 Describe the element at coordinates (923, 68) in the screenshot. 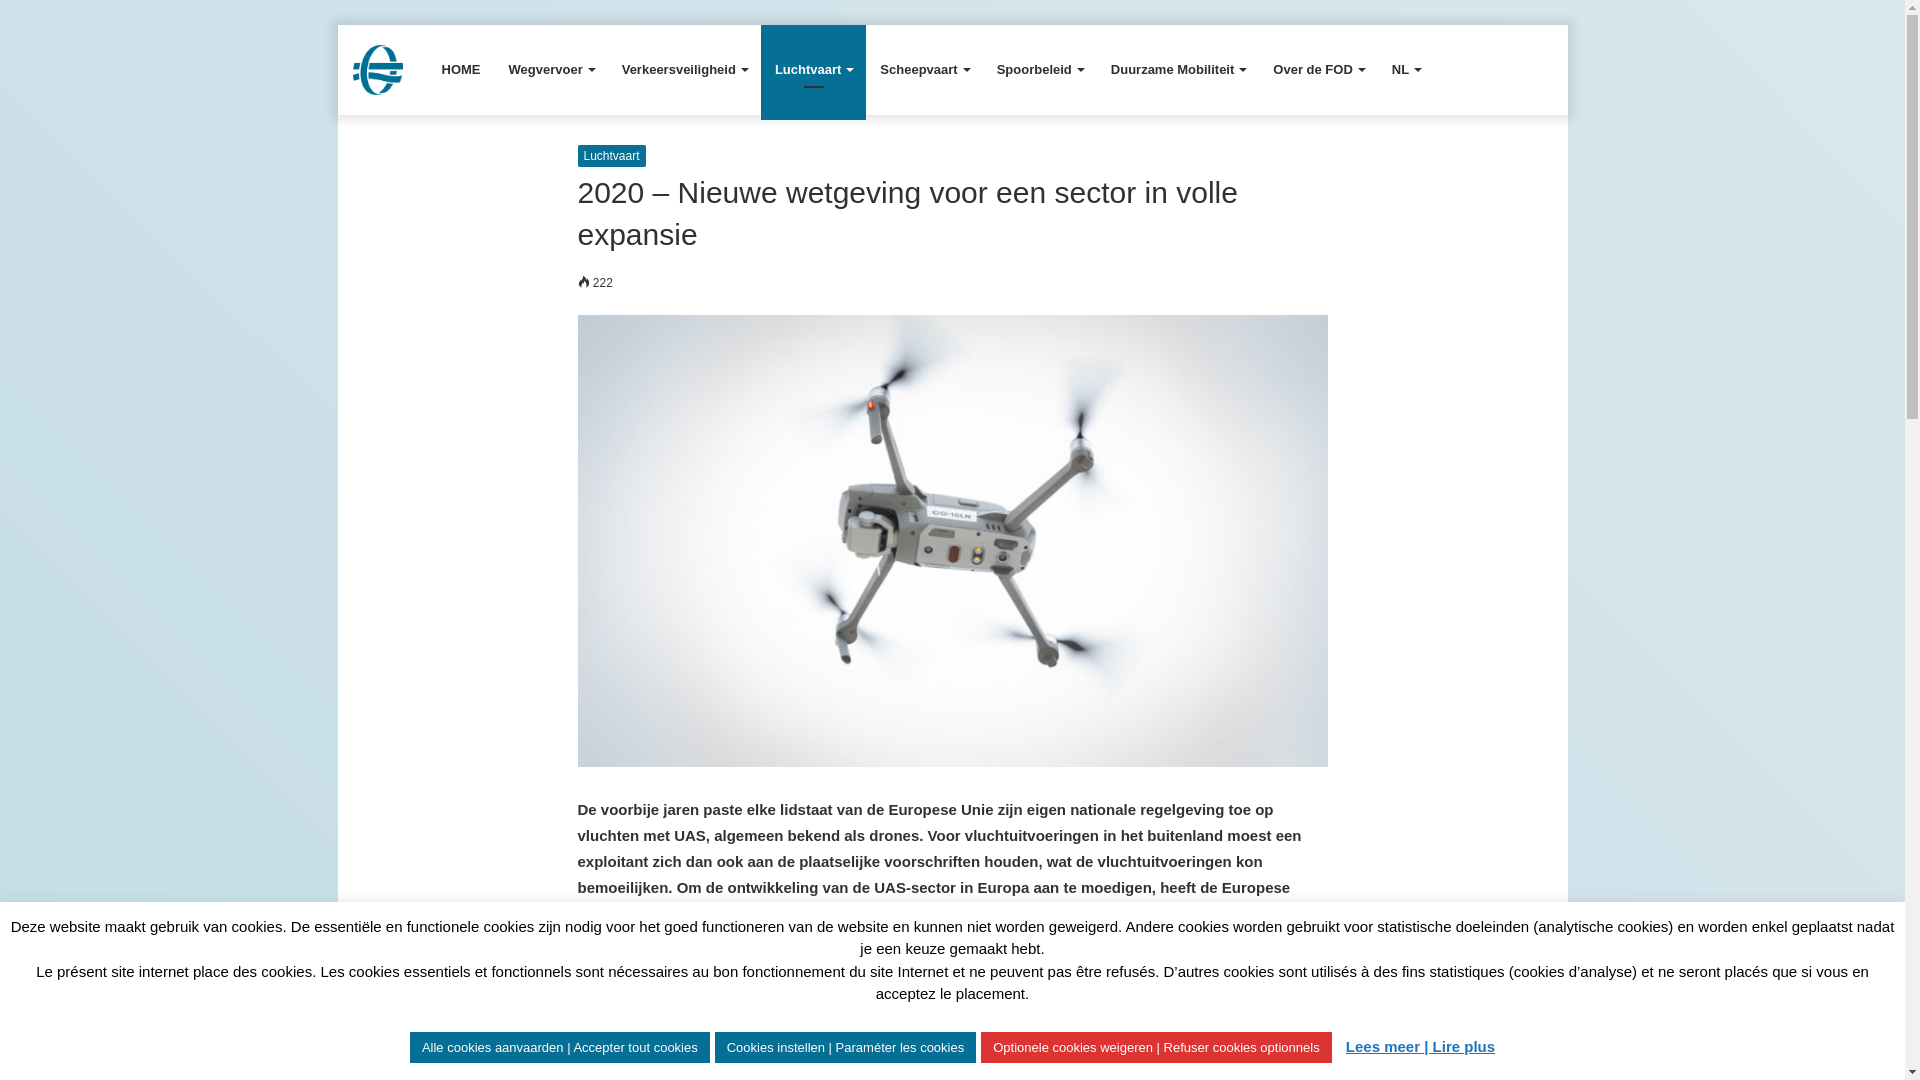

I see `'Scheepvaart'` at that location.